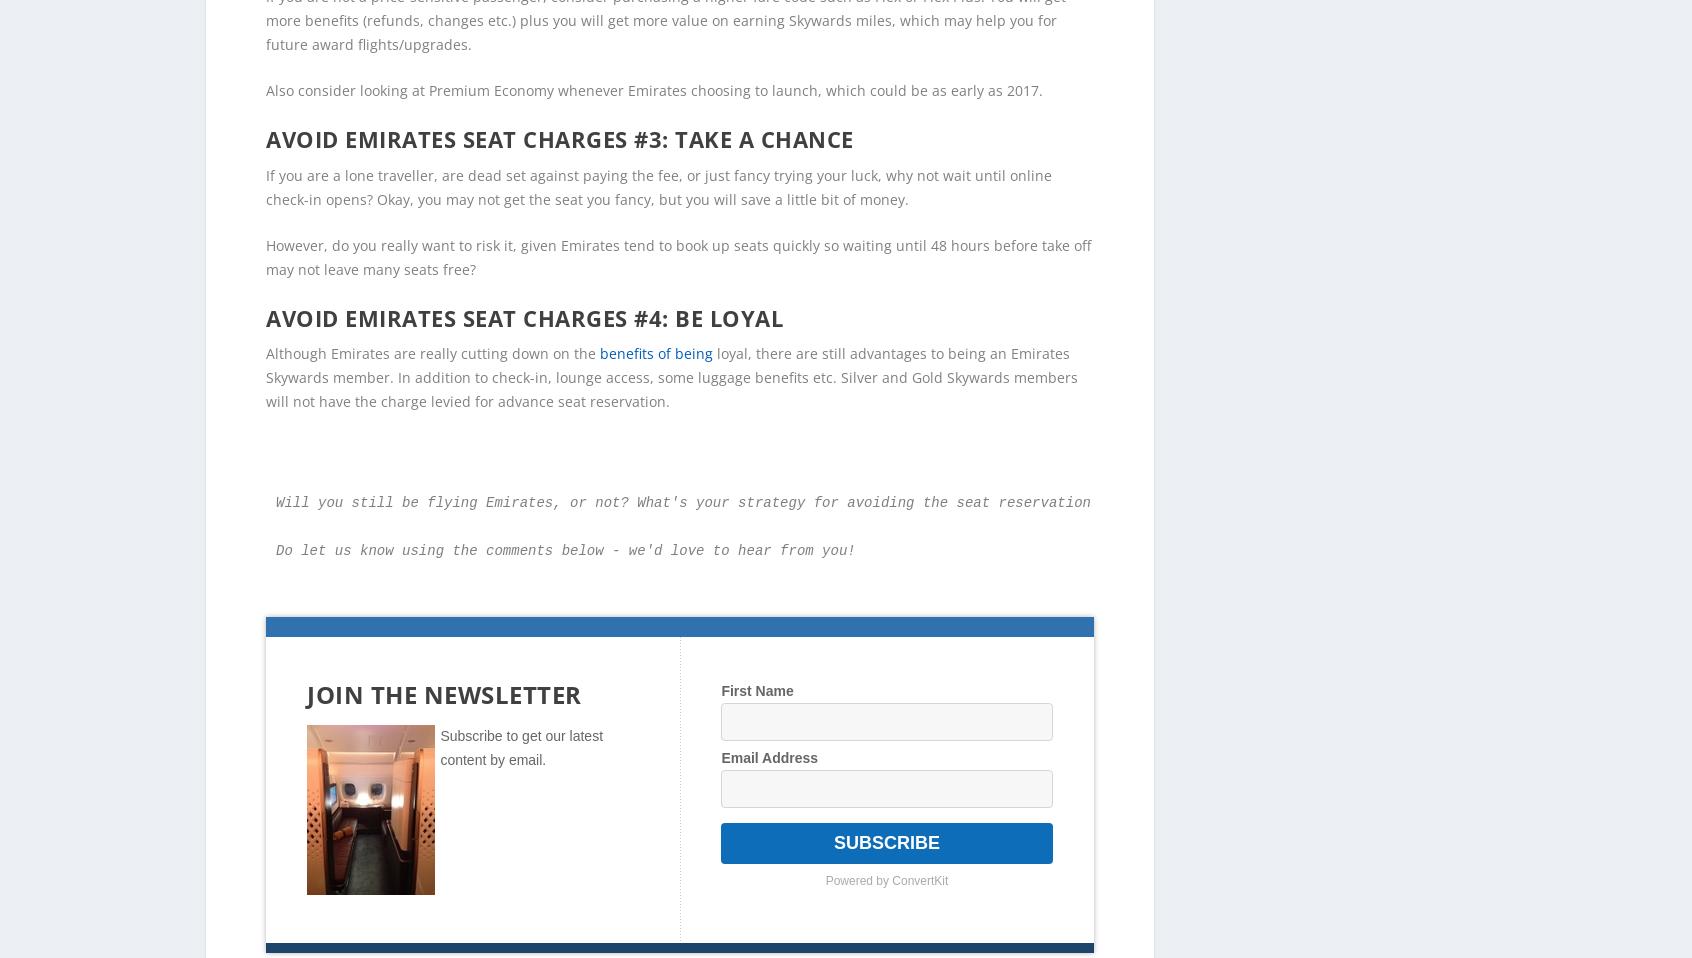  Describe the element at coordinates (524, 285) in the screenshot. I see `'Avoid Emirates seat charges #4: Be Loyal'` at that location.